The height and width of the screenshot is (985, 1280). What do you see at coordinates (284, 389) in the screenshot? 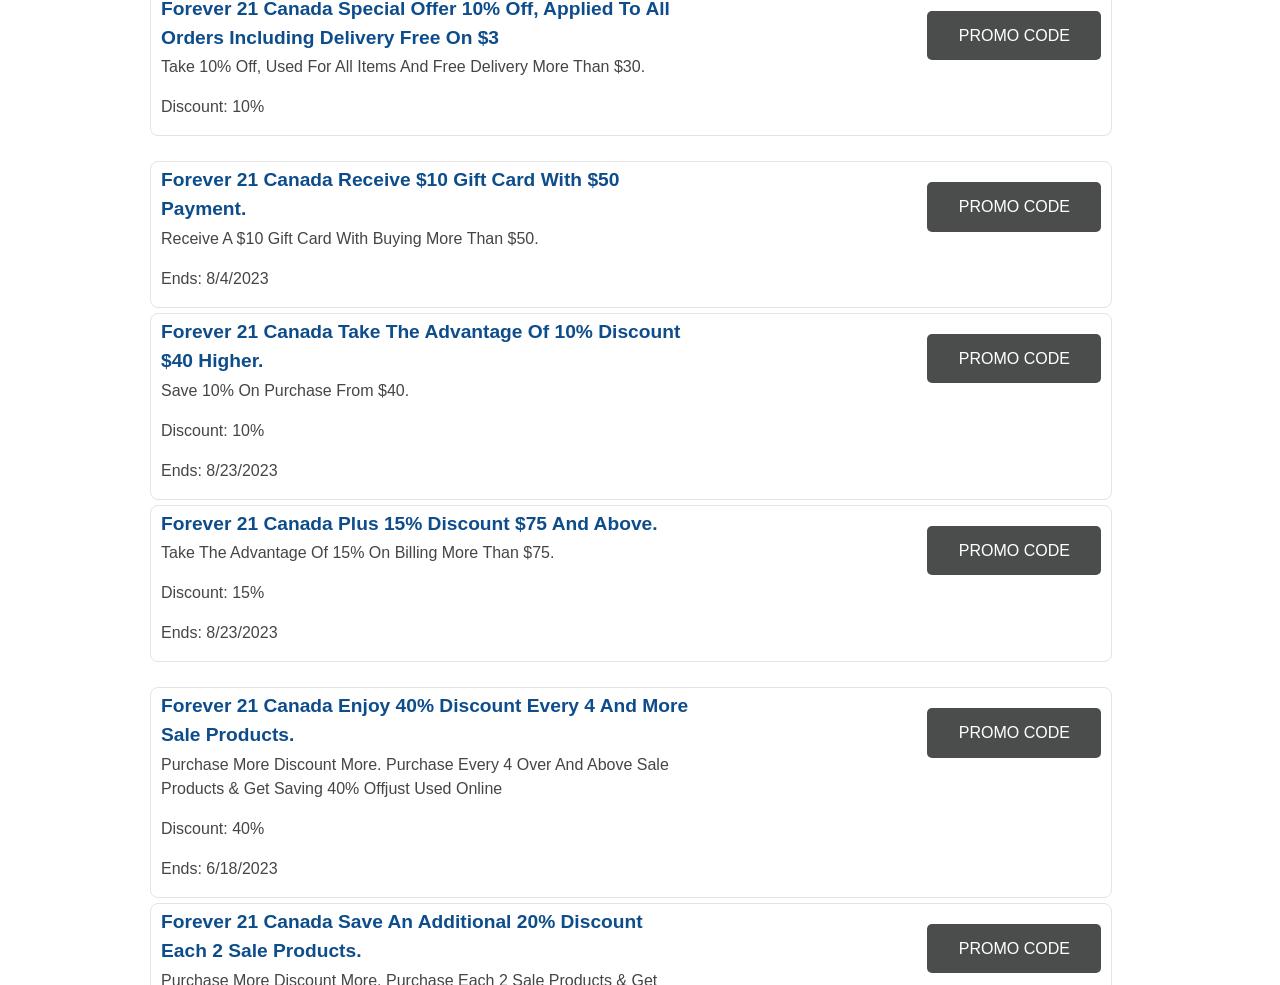
I see `'Save 10% On Purchase From $40.'` at bounding box center [284, 389].